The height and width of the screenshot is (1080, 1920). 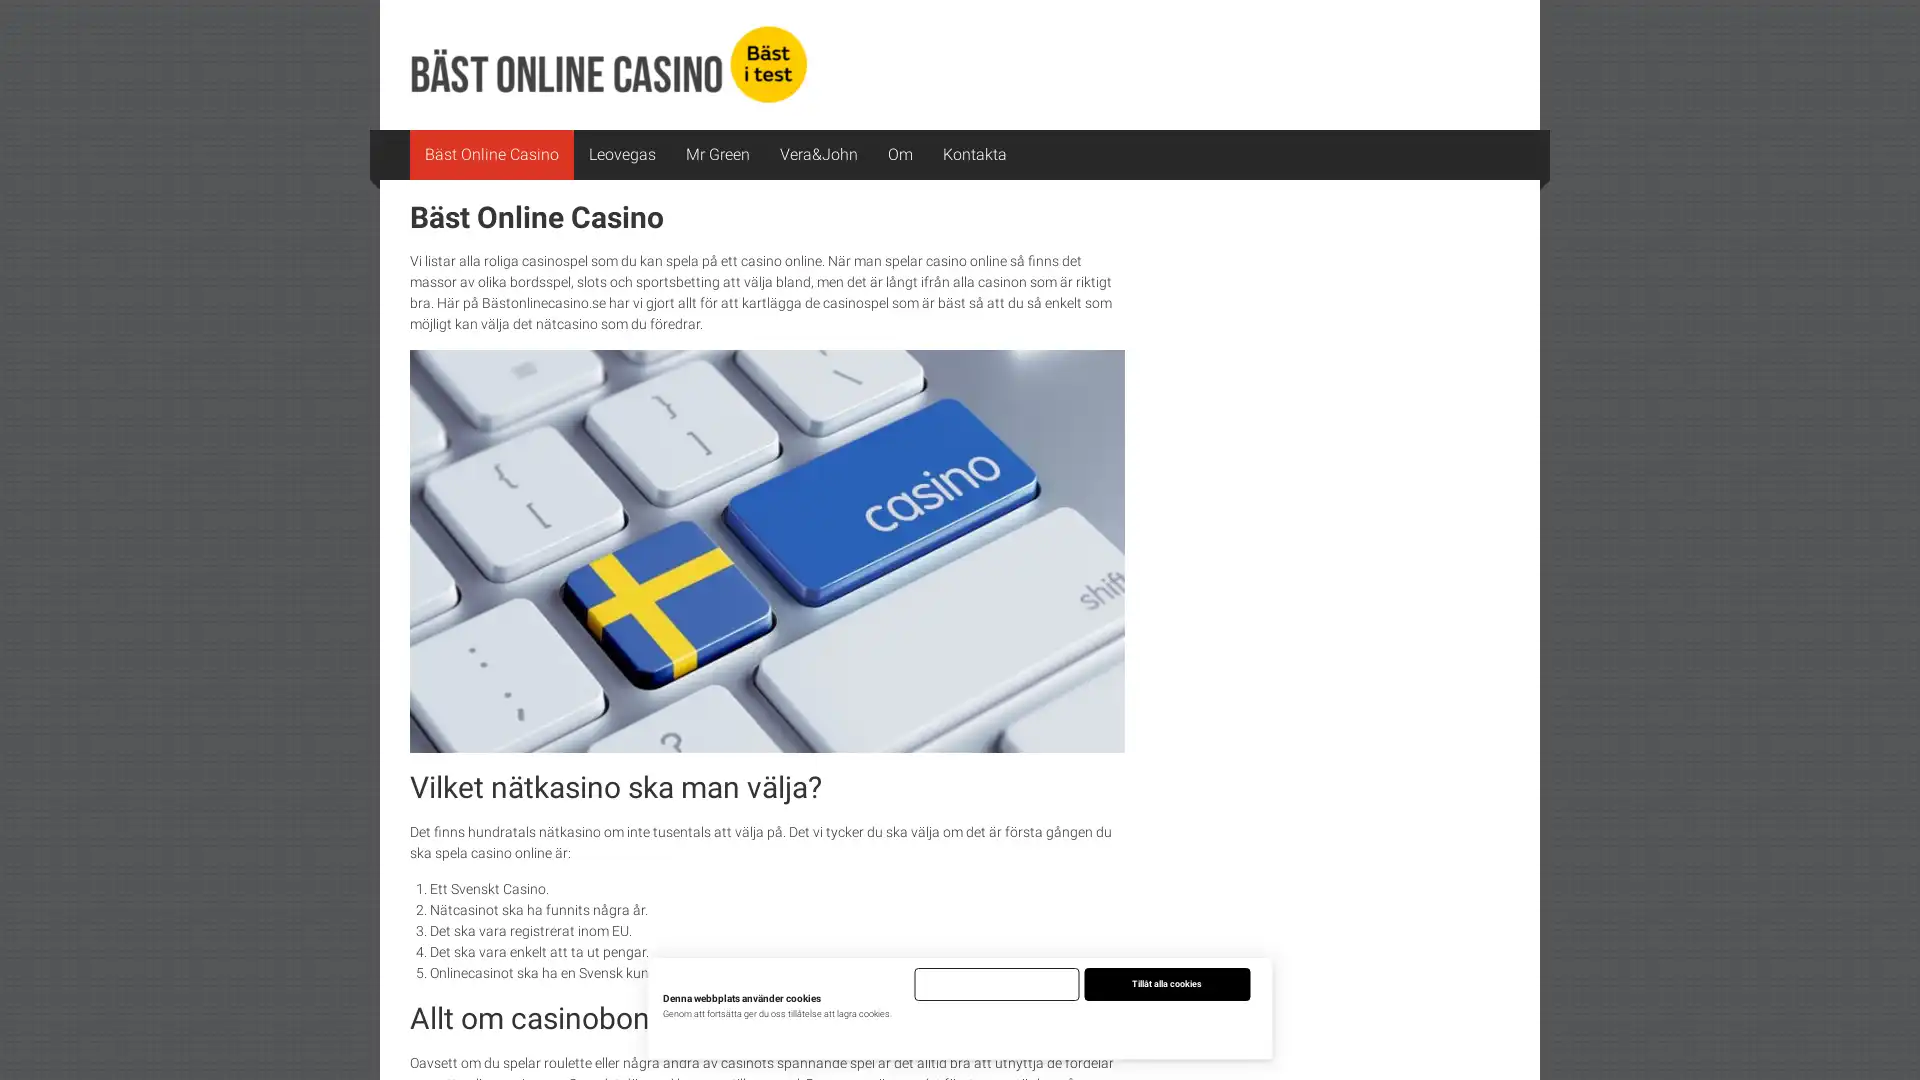 I want to click on Justera installningar, so click(x=1080, y=1027).